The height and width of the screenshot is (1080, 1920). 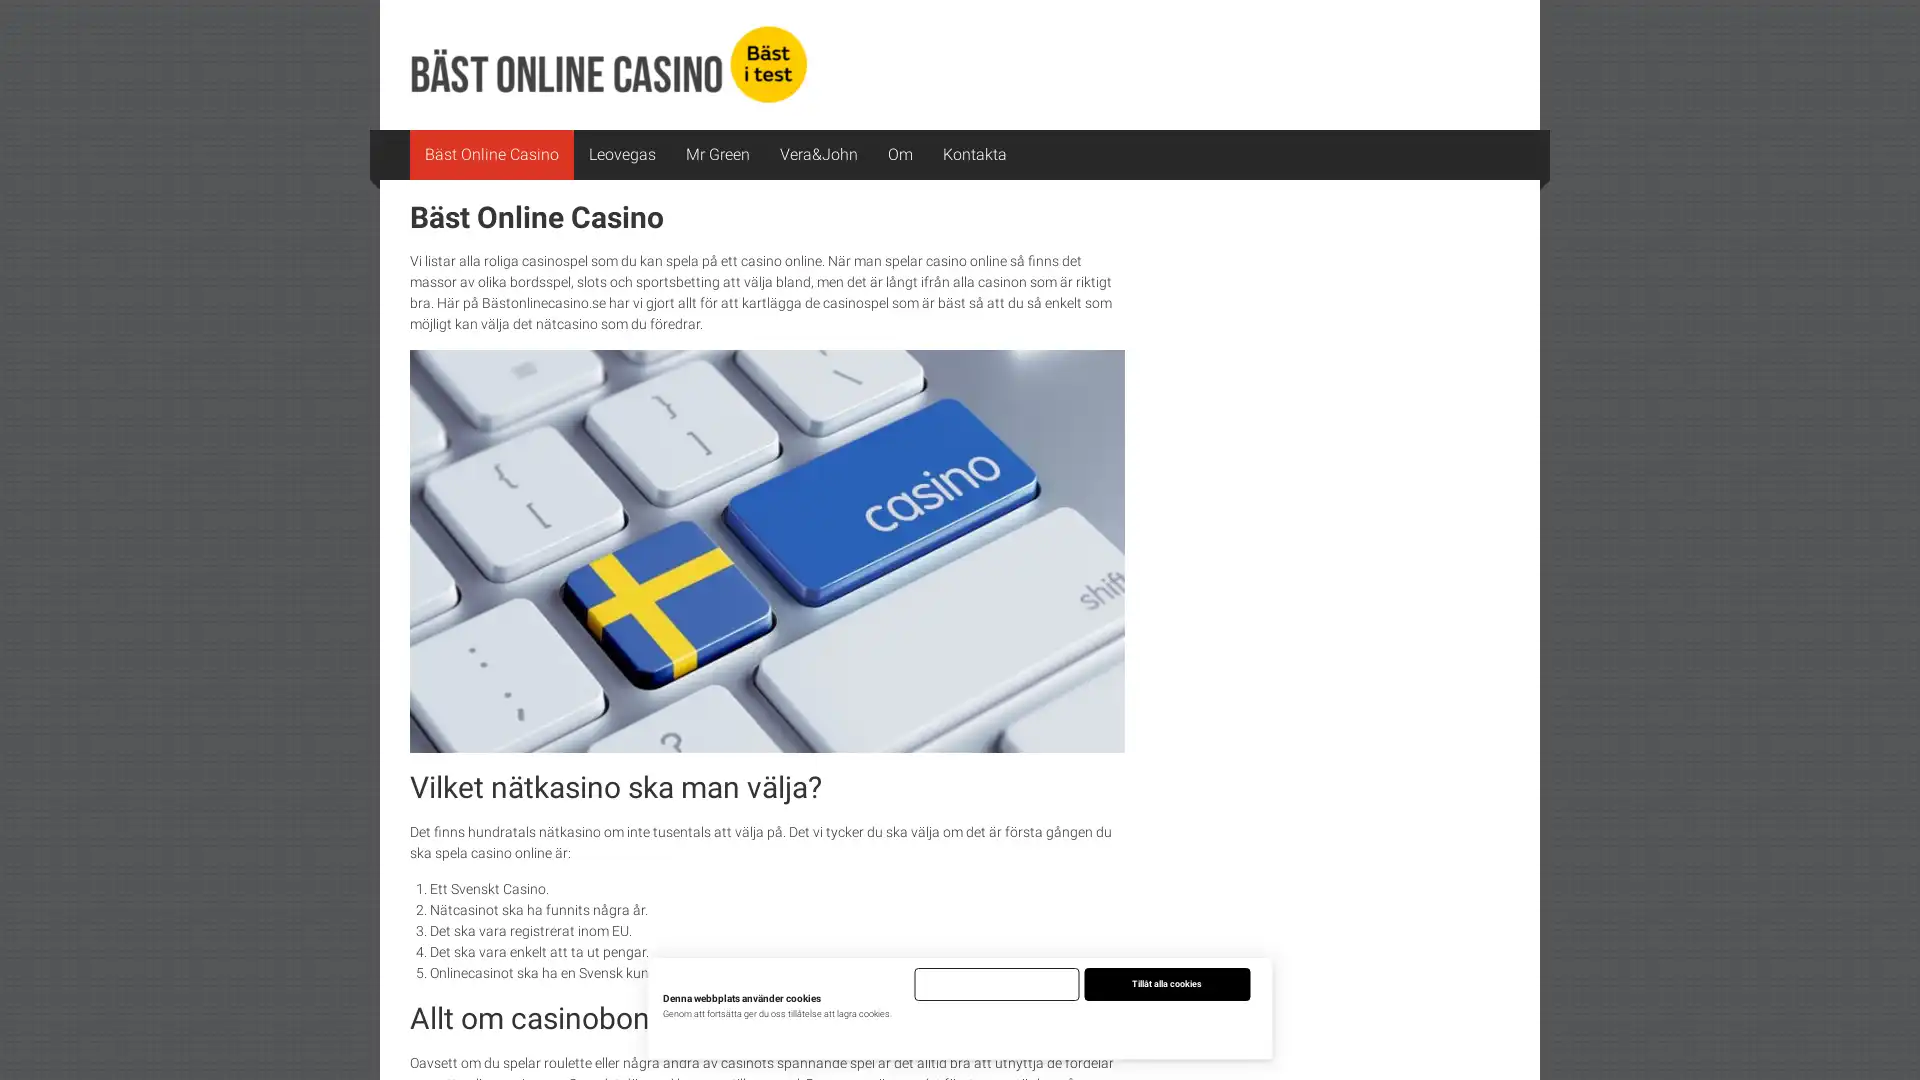 I want to click on Justera installningar, so click(x=1080, y=1027).